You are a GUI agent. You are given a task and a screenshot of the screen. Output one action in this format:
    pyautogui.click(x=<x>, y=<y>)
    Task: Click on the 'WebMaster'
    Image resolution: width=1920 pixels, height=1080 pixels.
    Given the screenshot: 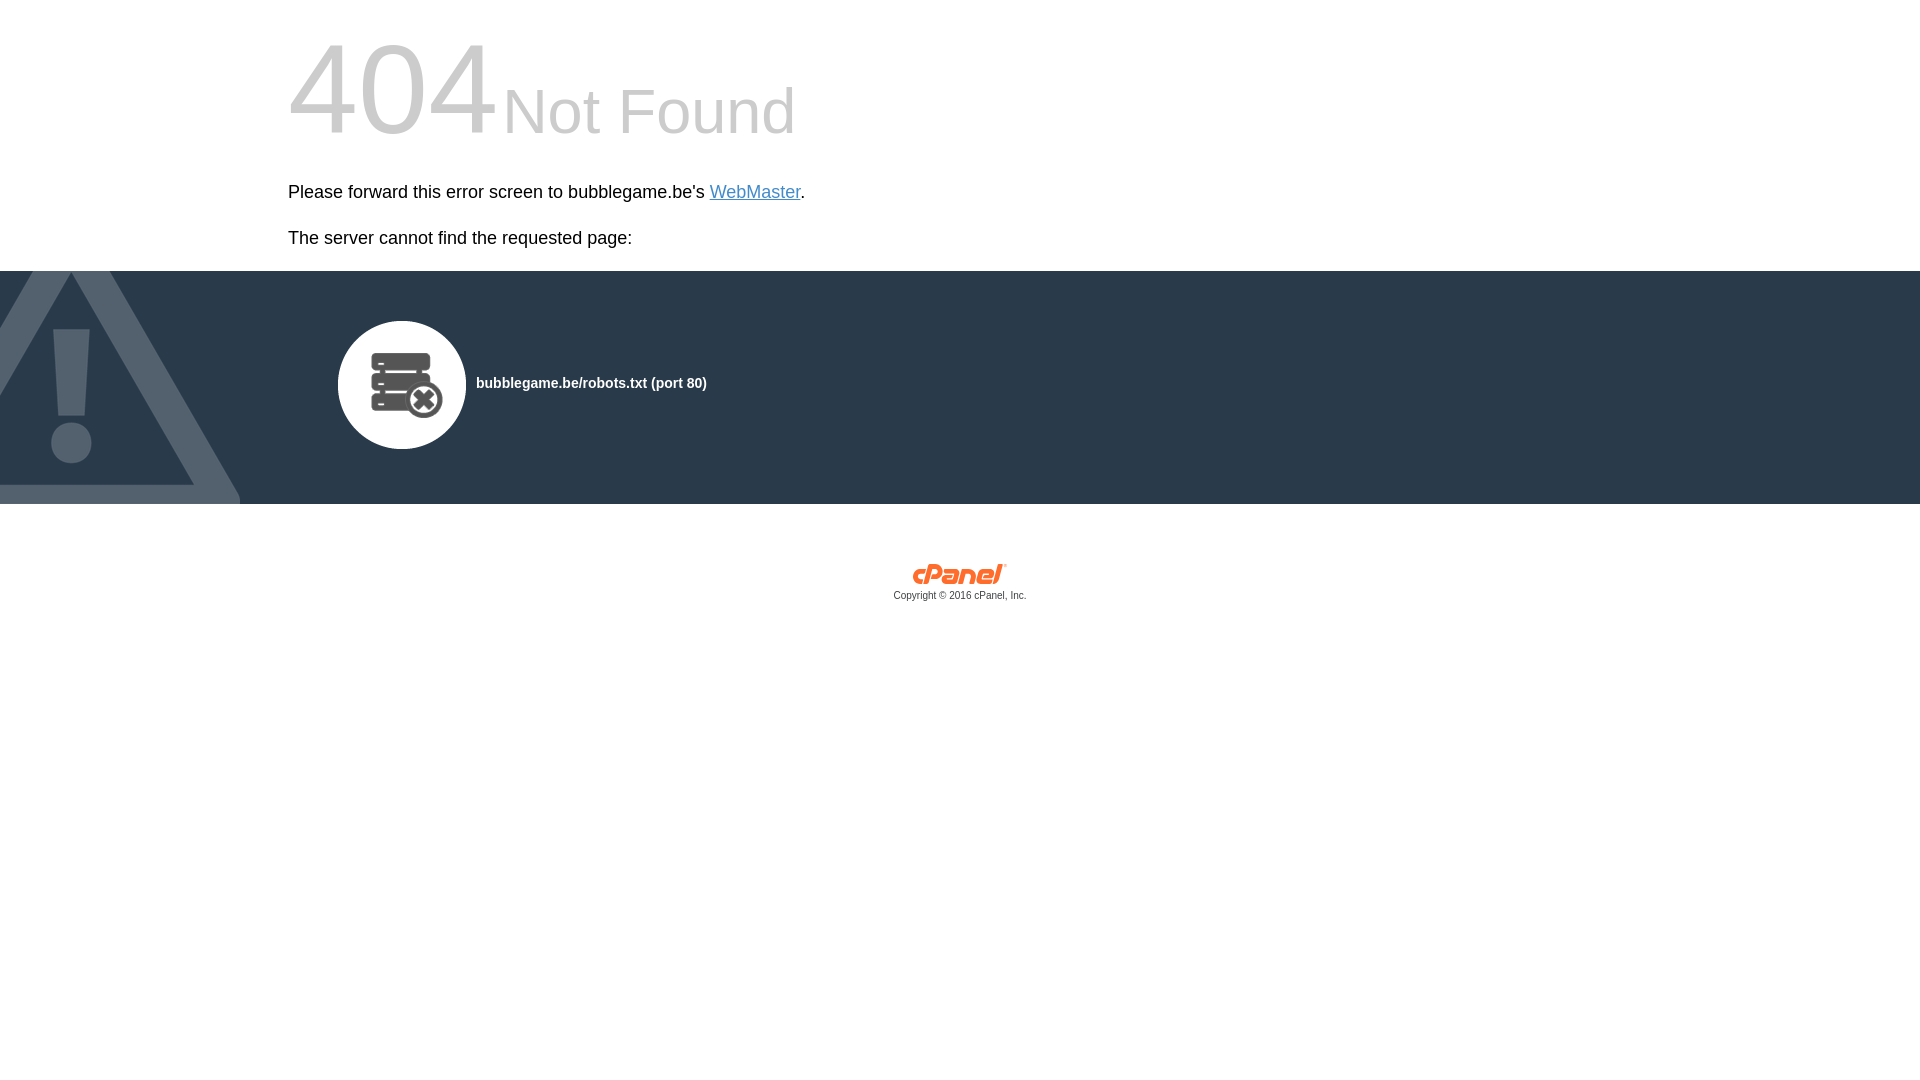 What is the action you would take?
    pyautogui.click(x=754, y=192)
    